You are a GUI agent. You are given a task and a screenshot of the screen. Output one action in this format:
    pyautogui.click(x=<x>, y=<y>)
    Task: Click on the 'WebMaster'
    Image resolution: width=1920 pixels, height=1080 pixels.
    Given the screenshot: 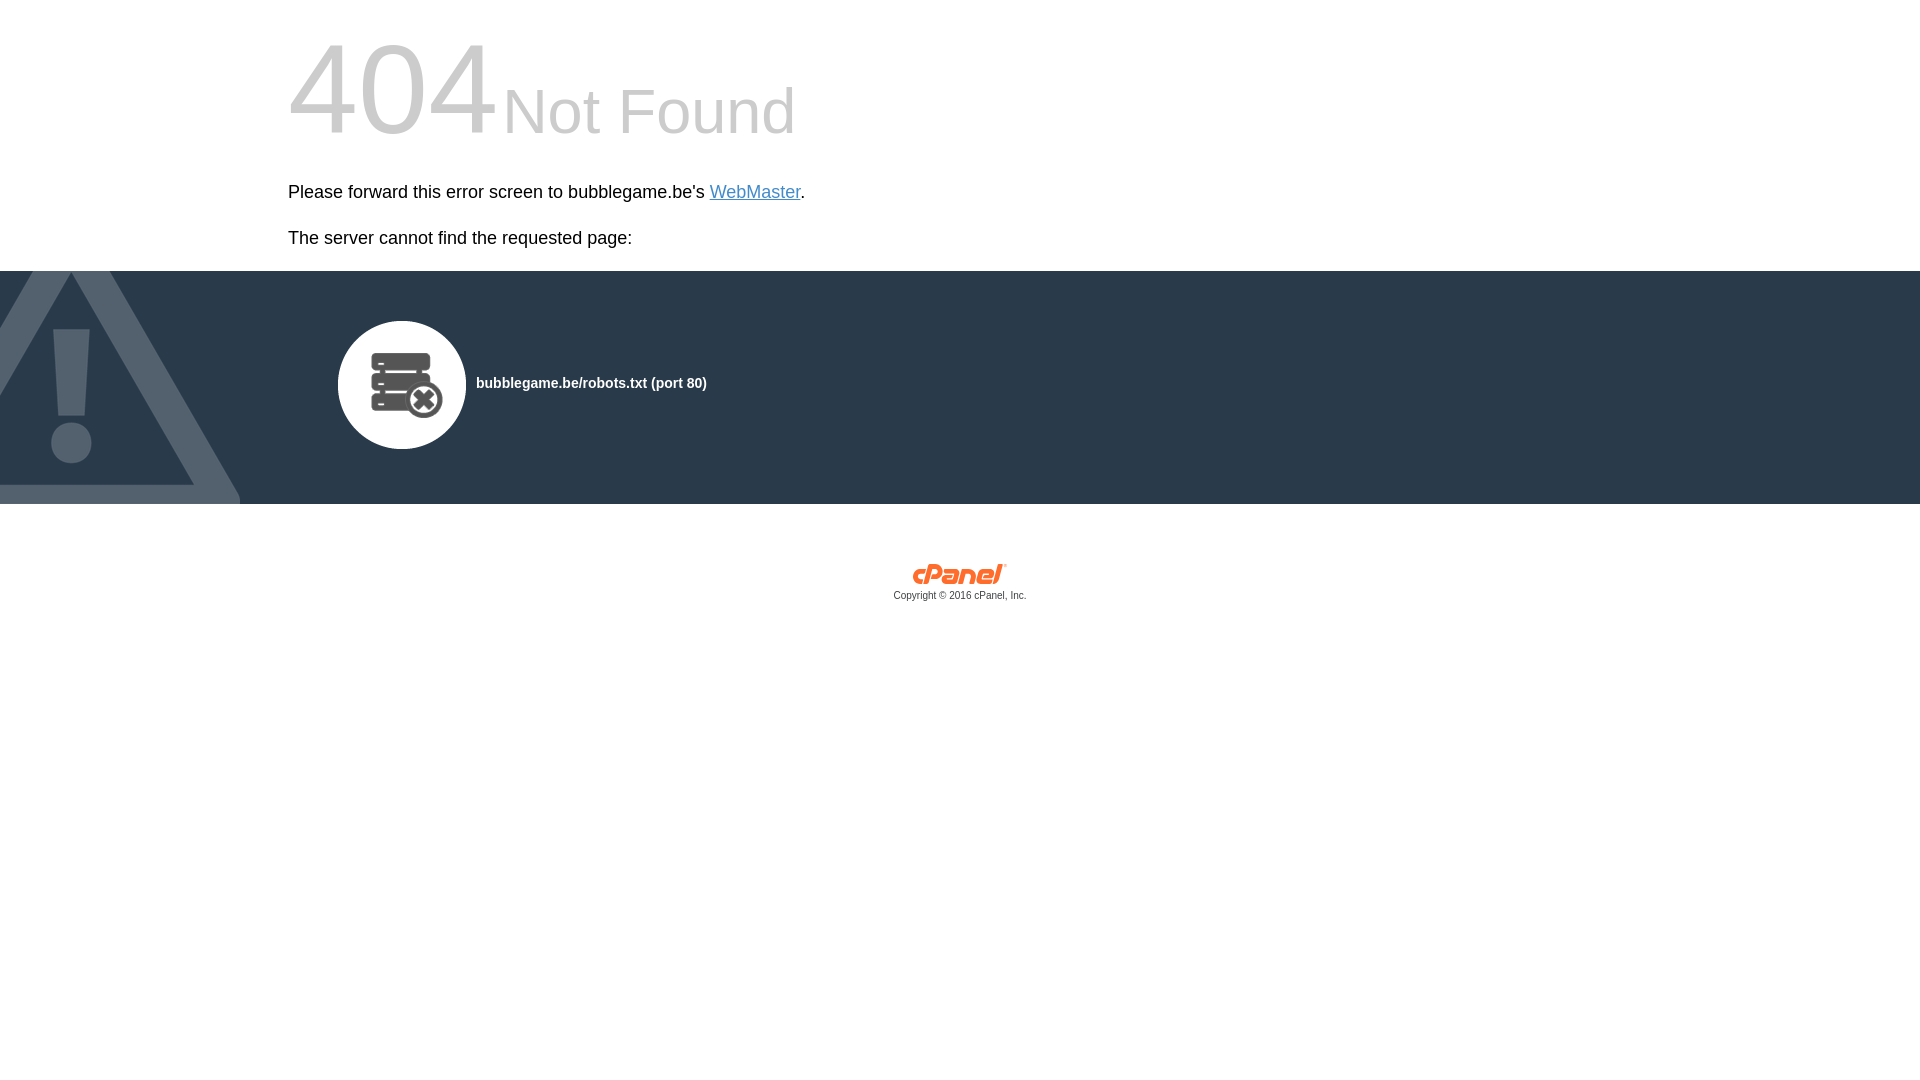 What is the action you would take?
    pyautogui.click(x=754, y=192)
    